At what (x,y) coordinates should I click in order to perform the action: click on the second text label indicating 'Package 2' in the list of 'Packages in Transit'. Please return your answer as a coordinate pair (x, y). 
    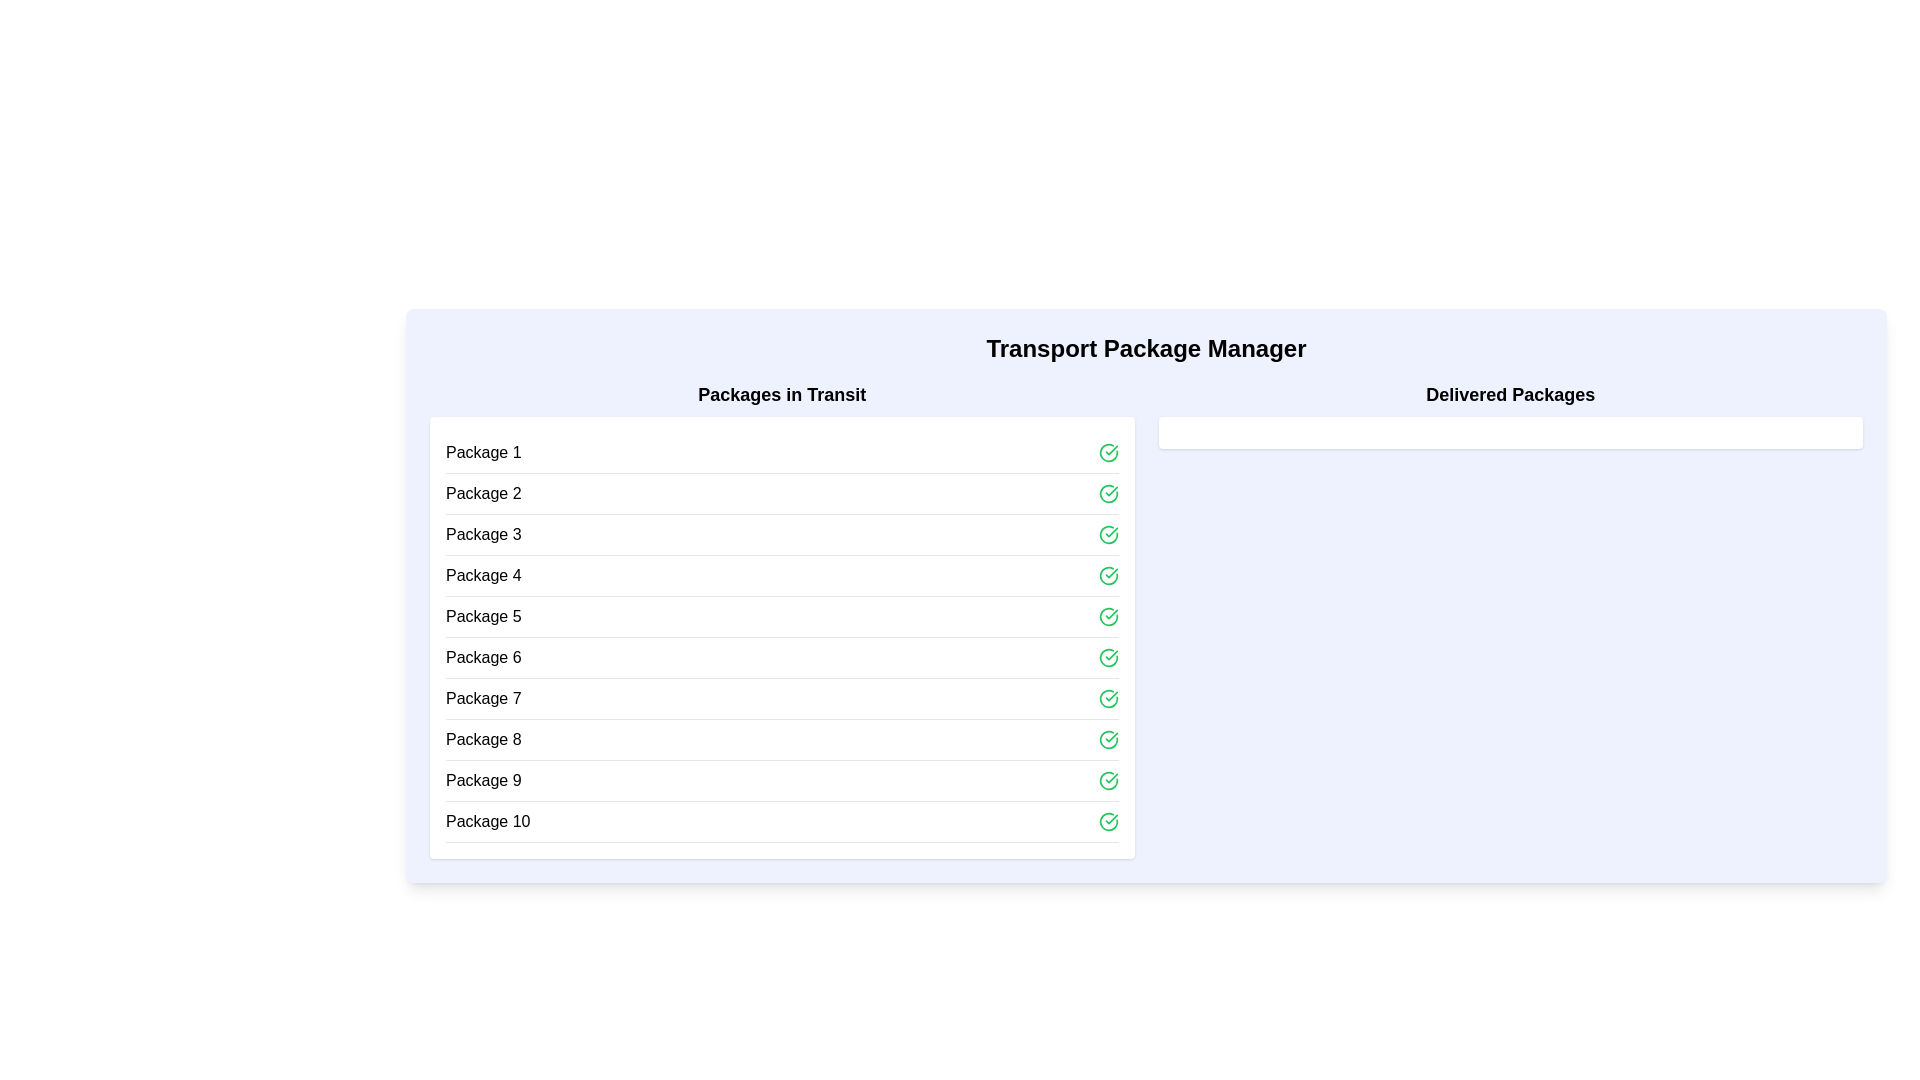
    Looking at the image, I should click on (483, 493).